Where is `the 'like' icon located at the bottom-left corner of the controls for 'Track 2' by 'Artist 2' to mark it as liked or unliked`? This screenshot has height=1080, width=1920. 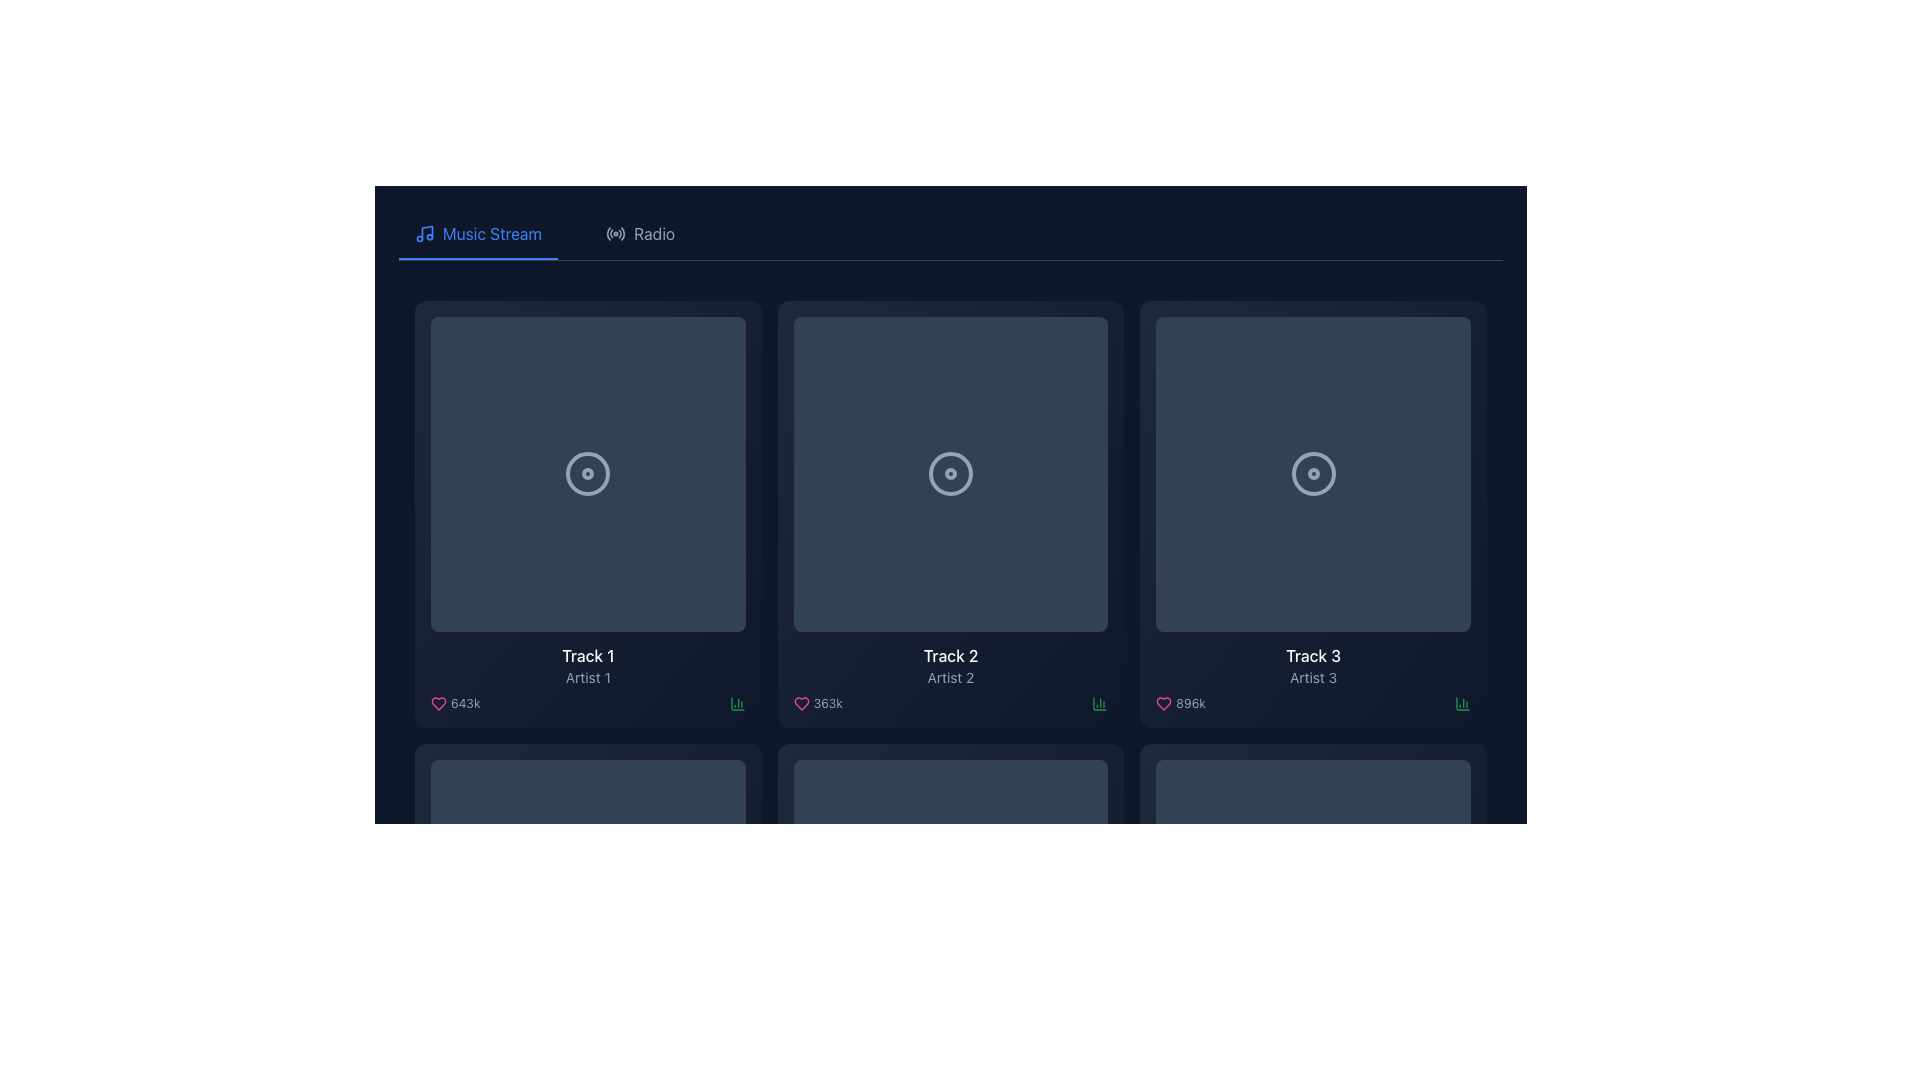 the 'like' icon located at the bottom-left corner of the controls for 'Track 2' by 'Artist 2' to mark it as liked or unliked is located at coordinates (801, 702).